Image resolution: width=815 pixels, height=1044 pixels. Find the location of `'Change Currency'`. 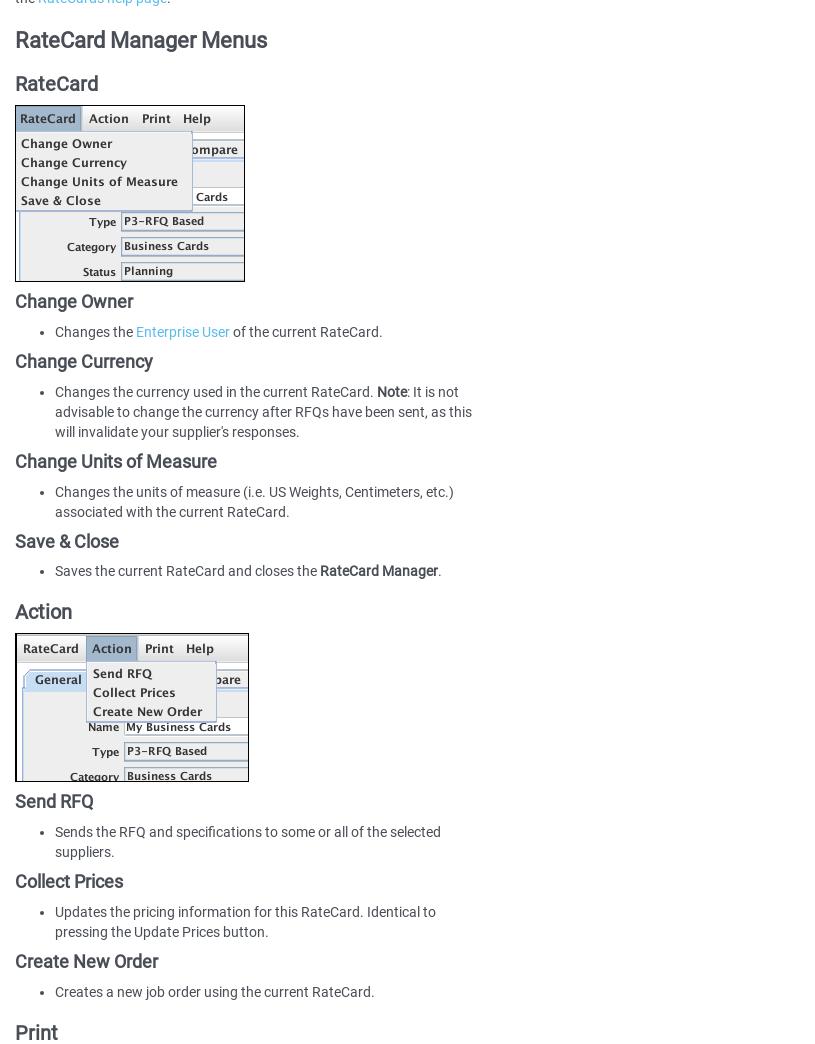

'Change Currency' is located at coordinates (83, 361).